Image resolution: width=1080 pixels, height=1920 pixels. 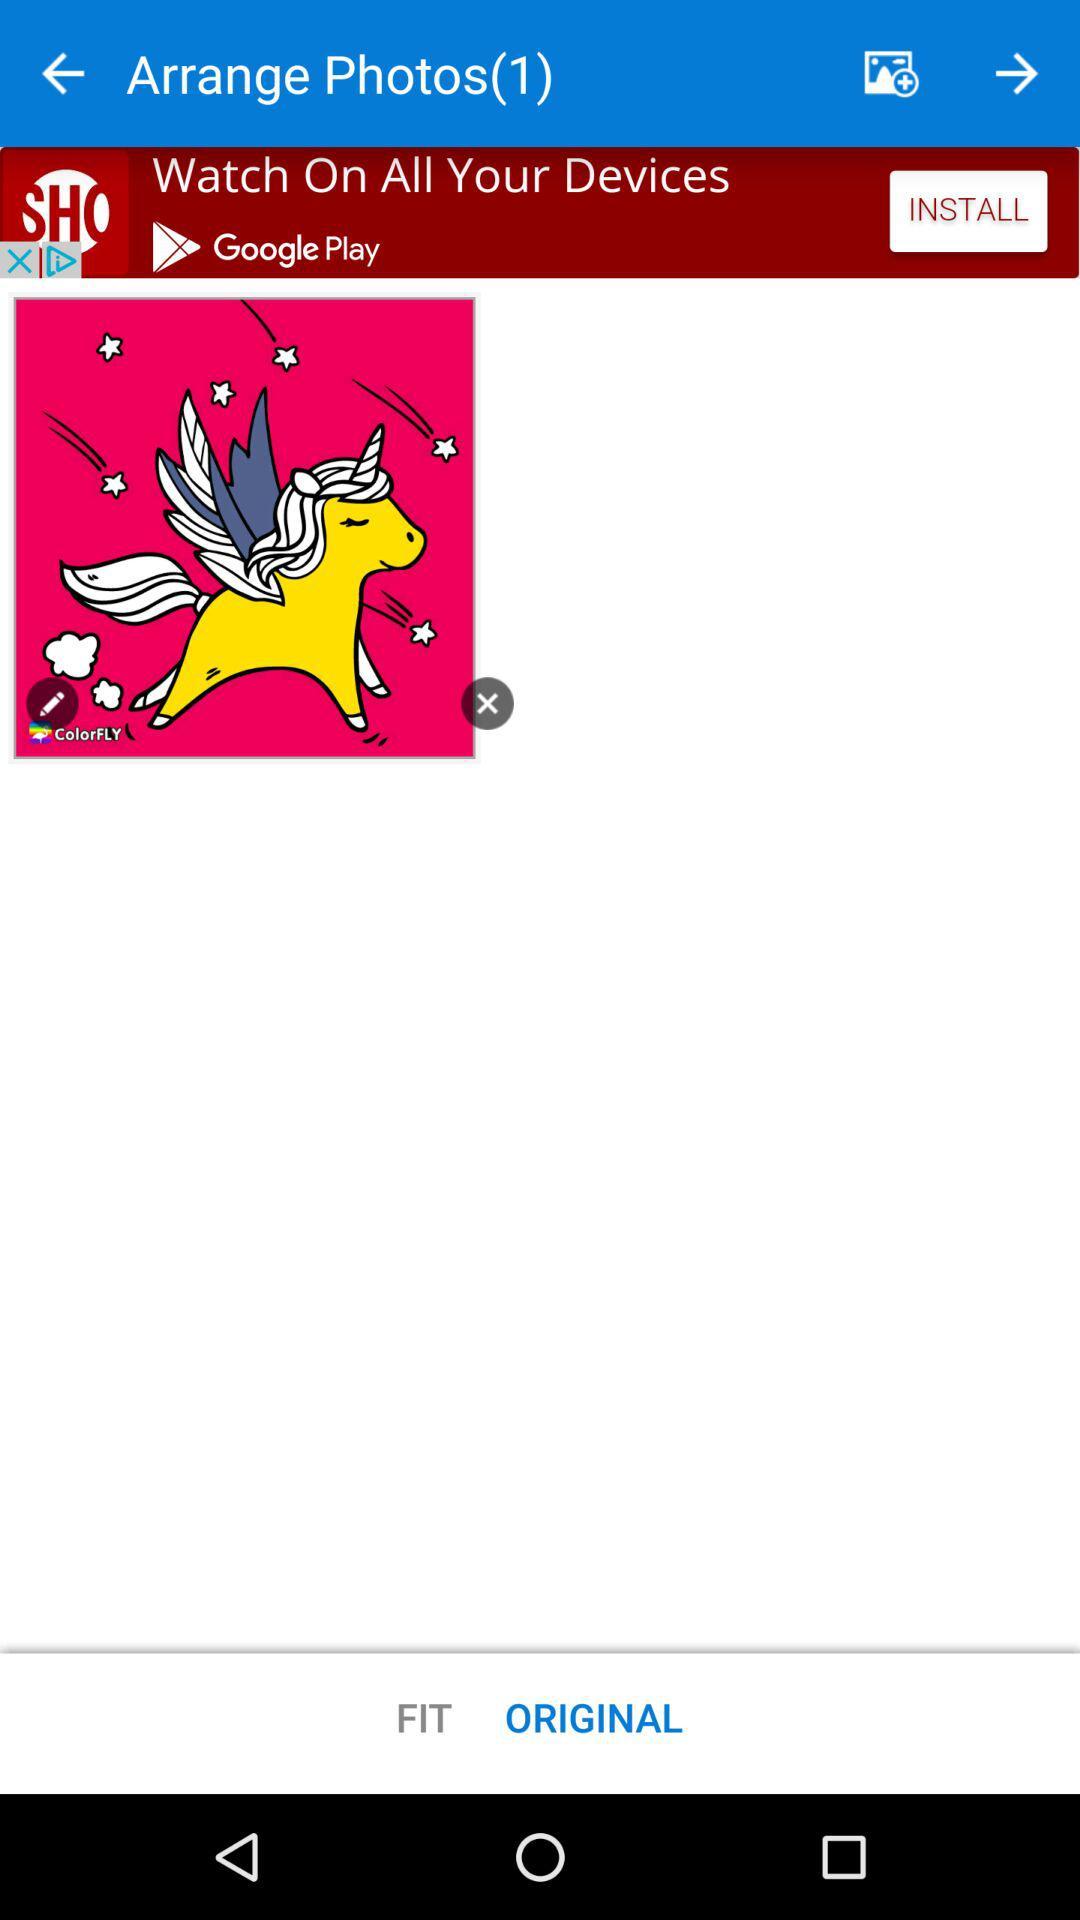 What do you see at coordinates (1017, 73) in the screenshot?
I see `next the option` at bounding box center [1017, 73].